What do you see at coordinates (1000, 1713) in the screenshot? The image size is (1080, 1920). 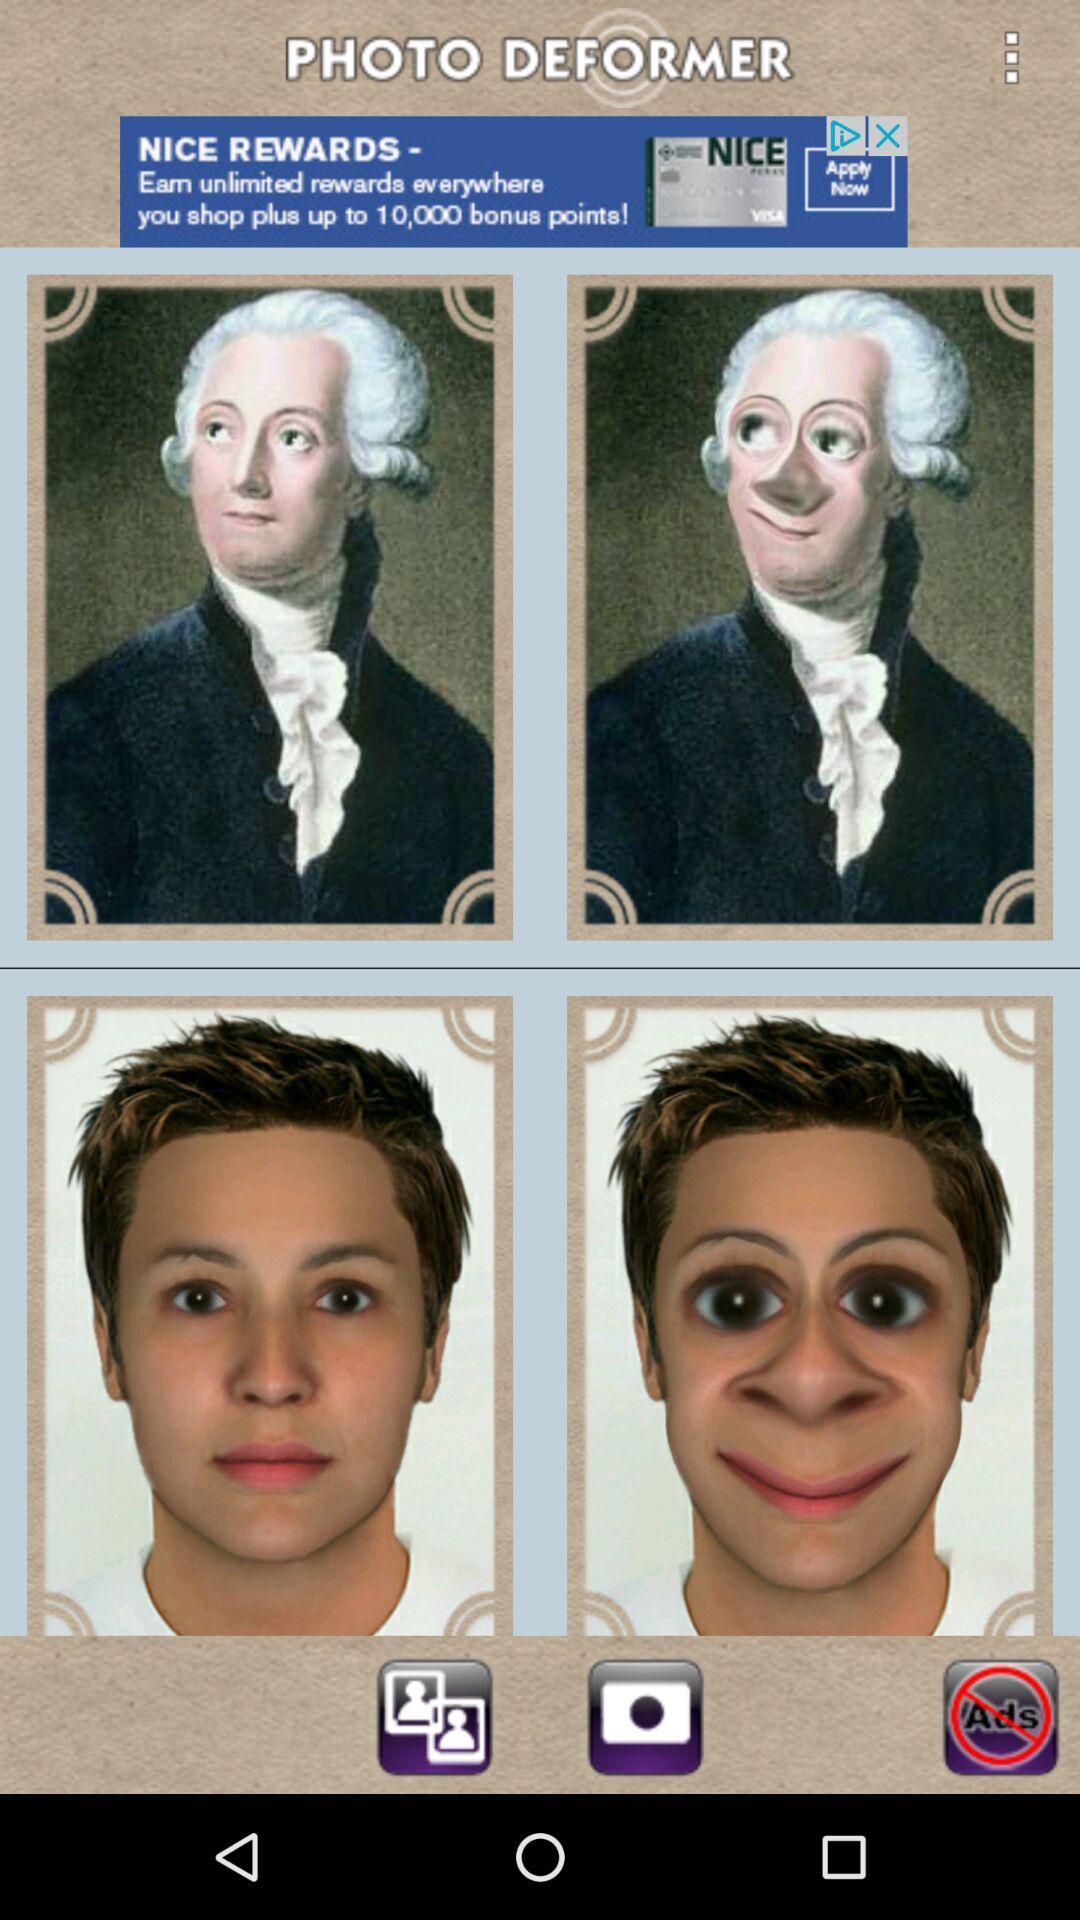 I see `remove advertisements` at bounding box center [1000, 1713].